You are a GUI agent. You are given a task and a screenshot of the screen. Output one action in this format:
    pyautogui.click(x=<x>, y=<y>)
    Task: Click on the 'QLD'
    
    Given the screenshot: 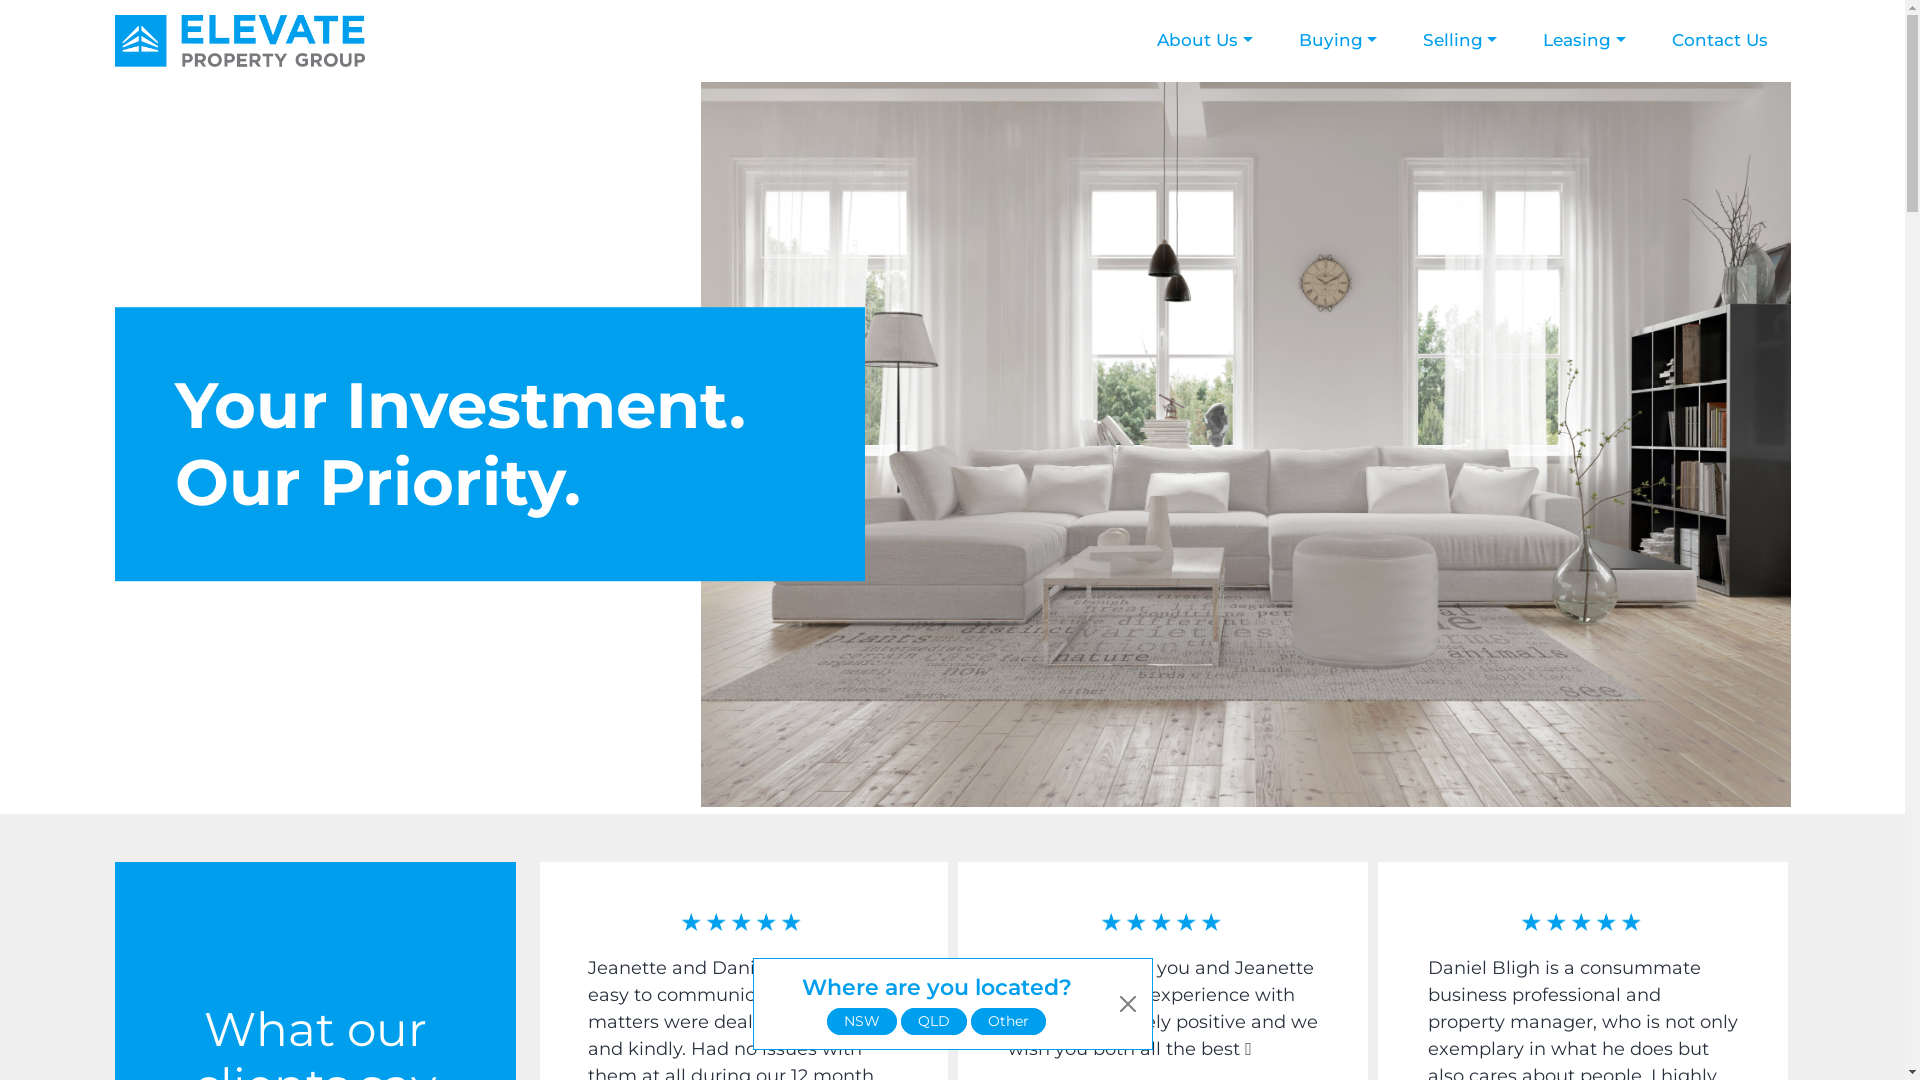 What is the action you would take?
    pyautogui.click(x=933, y=1021)
    